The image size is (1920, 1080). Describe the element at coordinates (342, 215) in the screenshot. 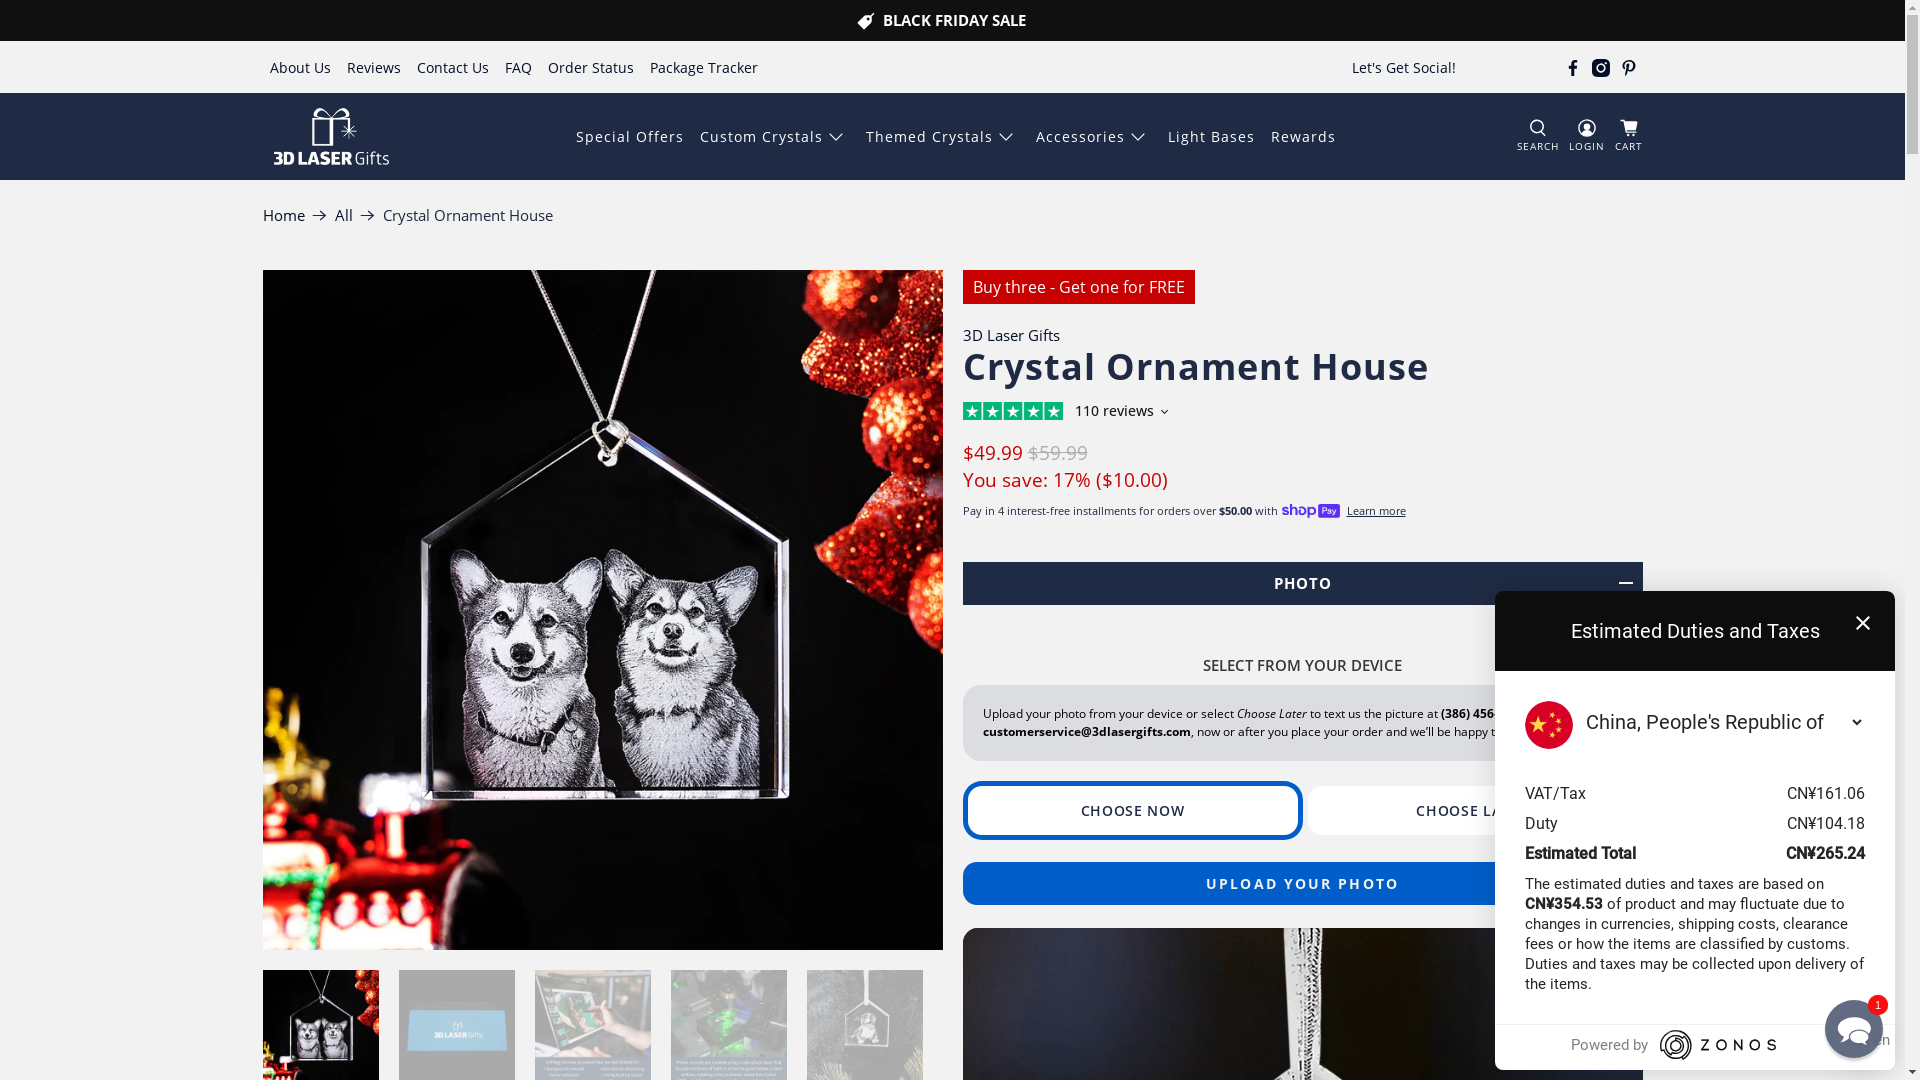

I see `'All'` at that location.